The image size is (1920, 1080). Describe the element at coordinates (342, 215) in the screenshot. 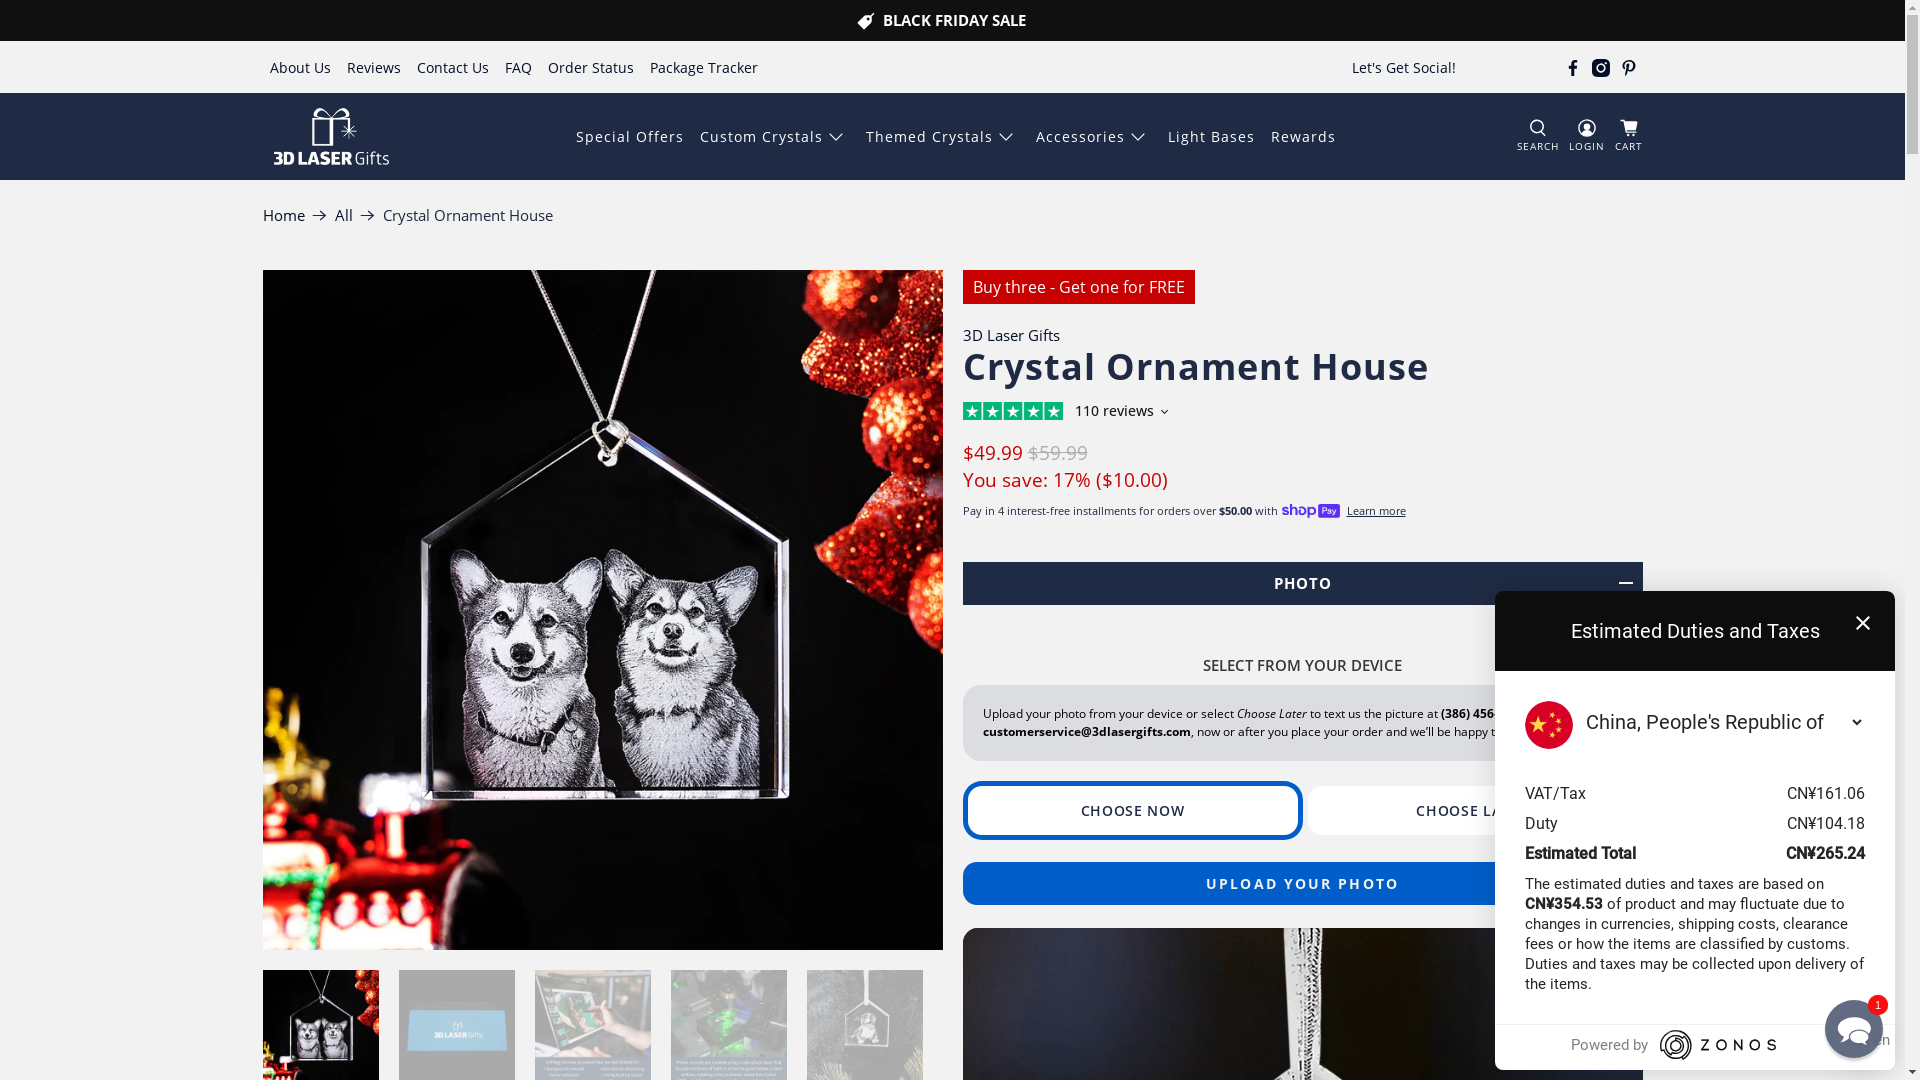

I see `'All'` at that location.